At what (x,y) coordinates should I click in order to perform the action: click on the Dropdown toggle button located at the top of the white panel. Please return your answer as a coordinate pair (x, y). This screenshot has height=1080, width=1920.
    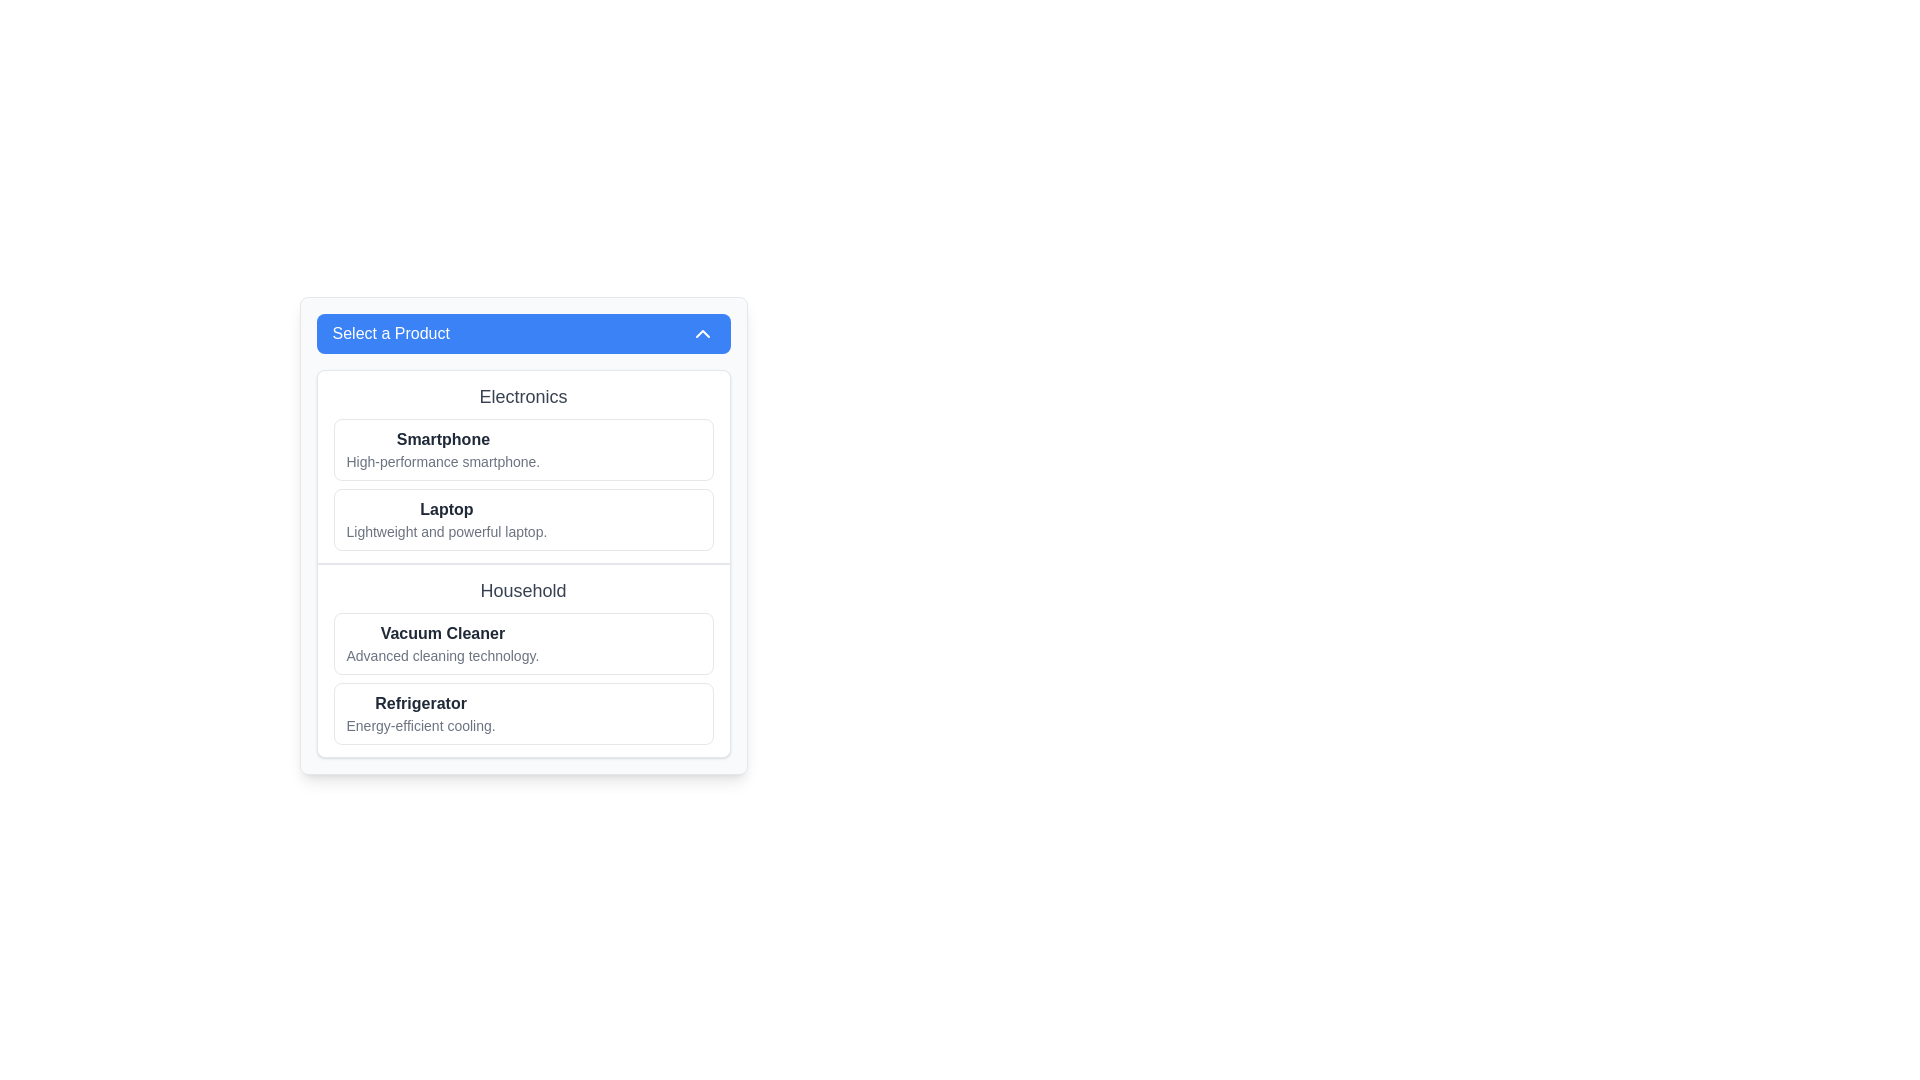
    Looking at the image, I should click on (523, 333).